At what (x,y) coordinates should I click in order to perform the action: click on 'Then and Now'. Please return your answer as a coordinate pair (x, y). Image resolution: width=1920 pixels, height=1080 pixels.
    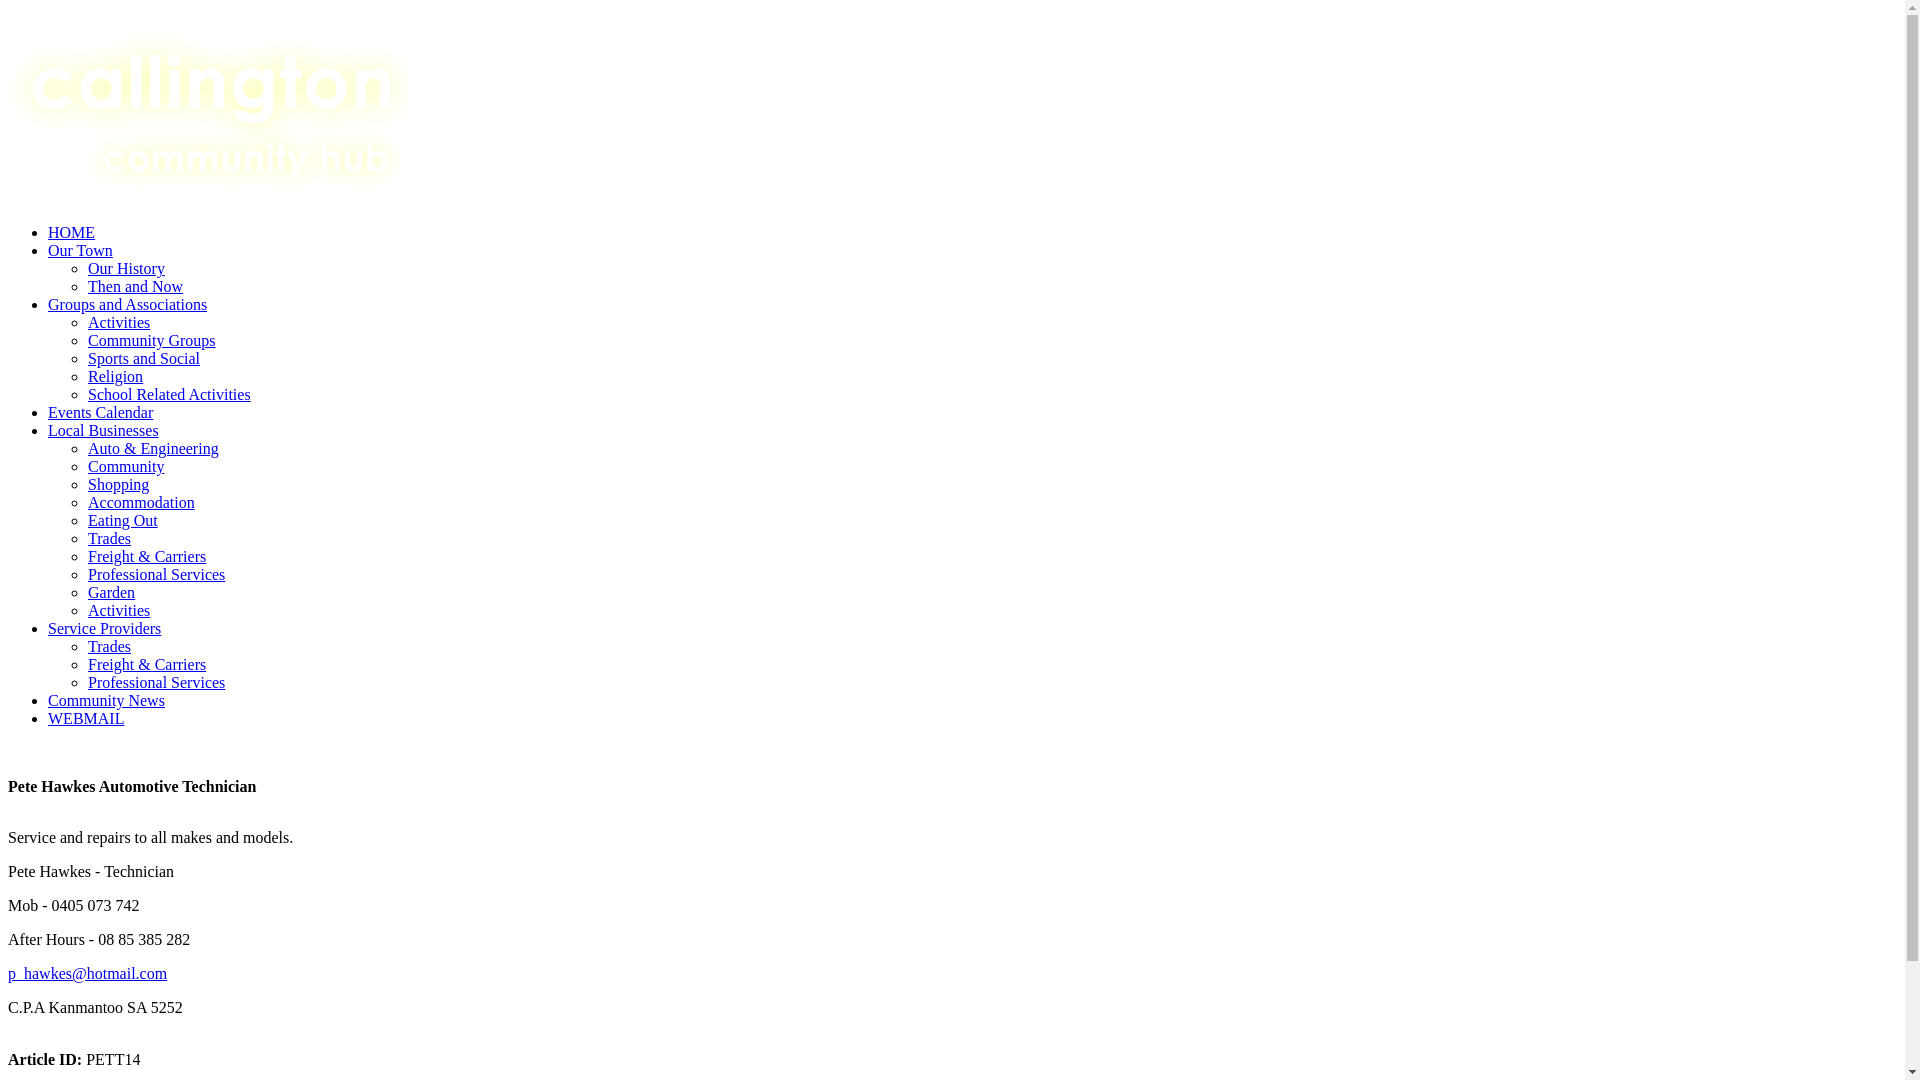
    Looking at the image, I should click on (134, 286).